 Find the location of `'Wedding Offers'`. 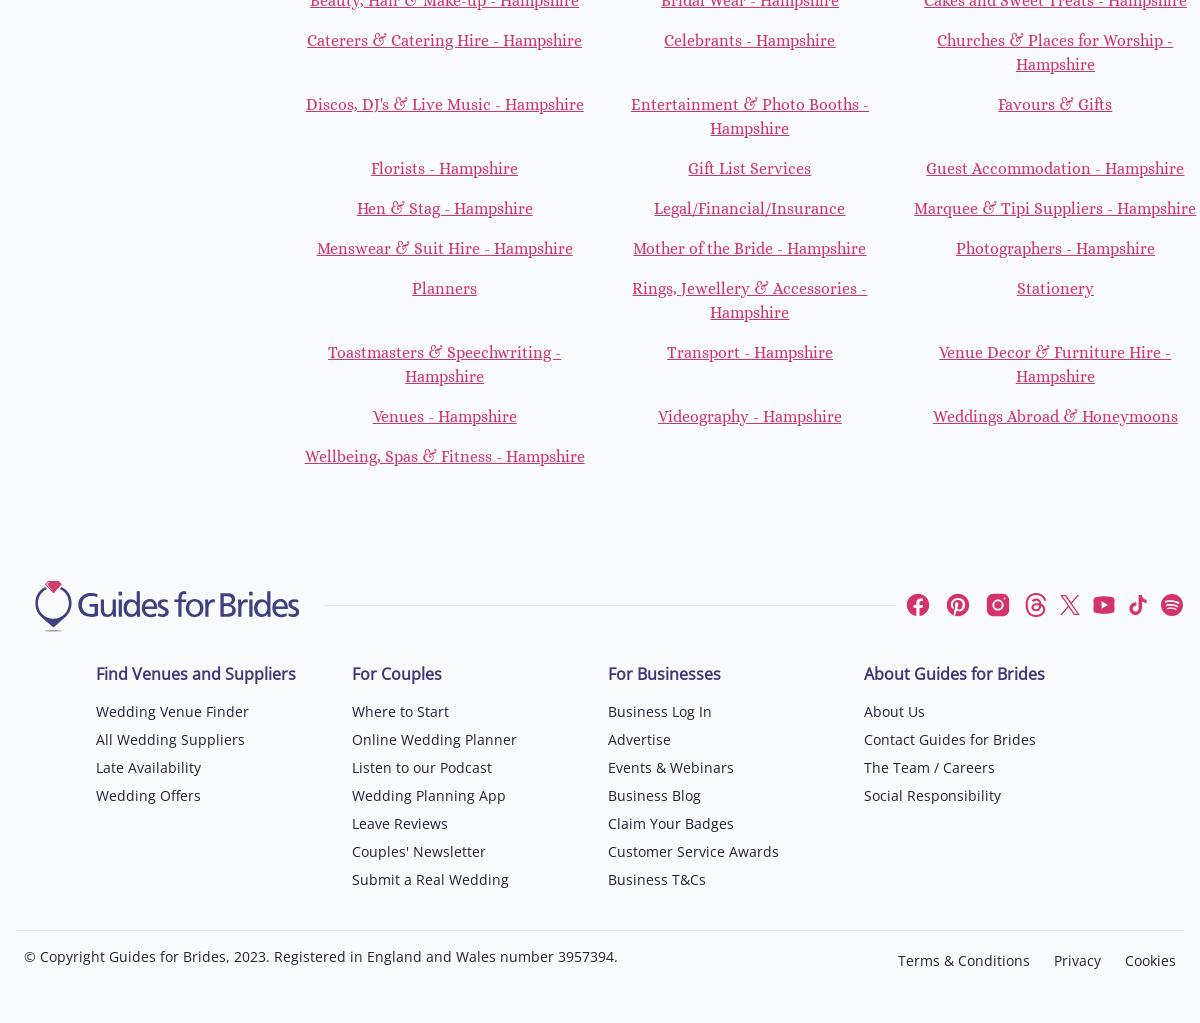

'Wedding Offers' is located at coordinates (148, 794).